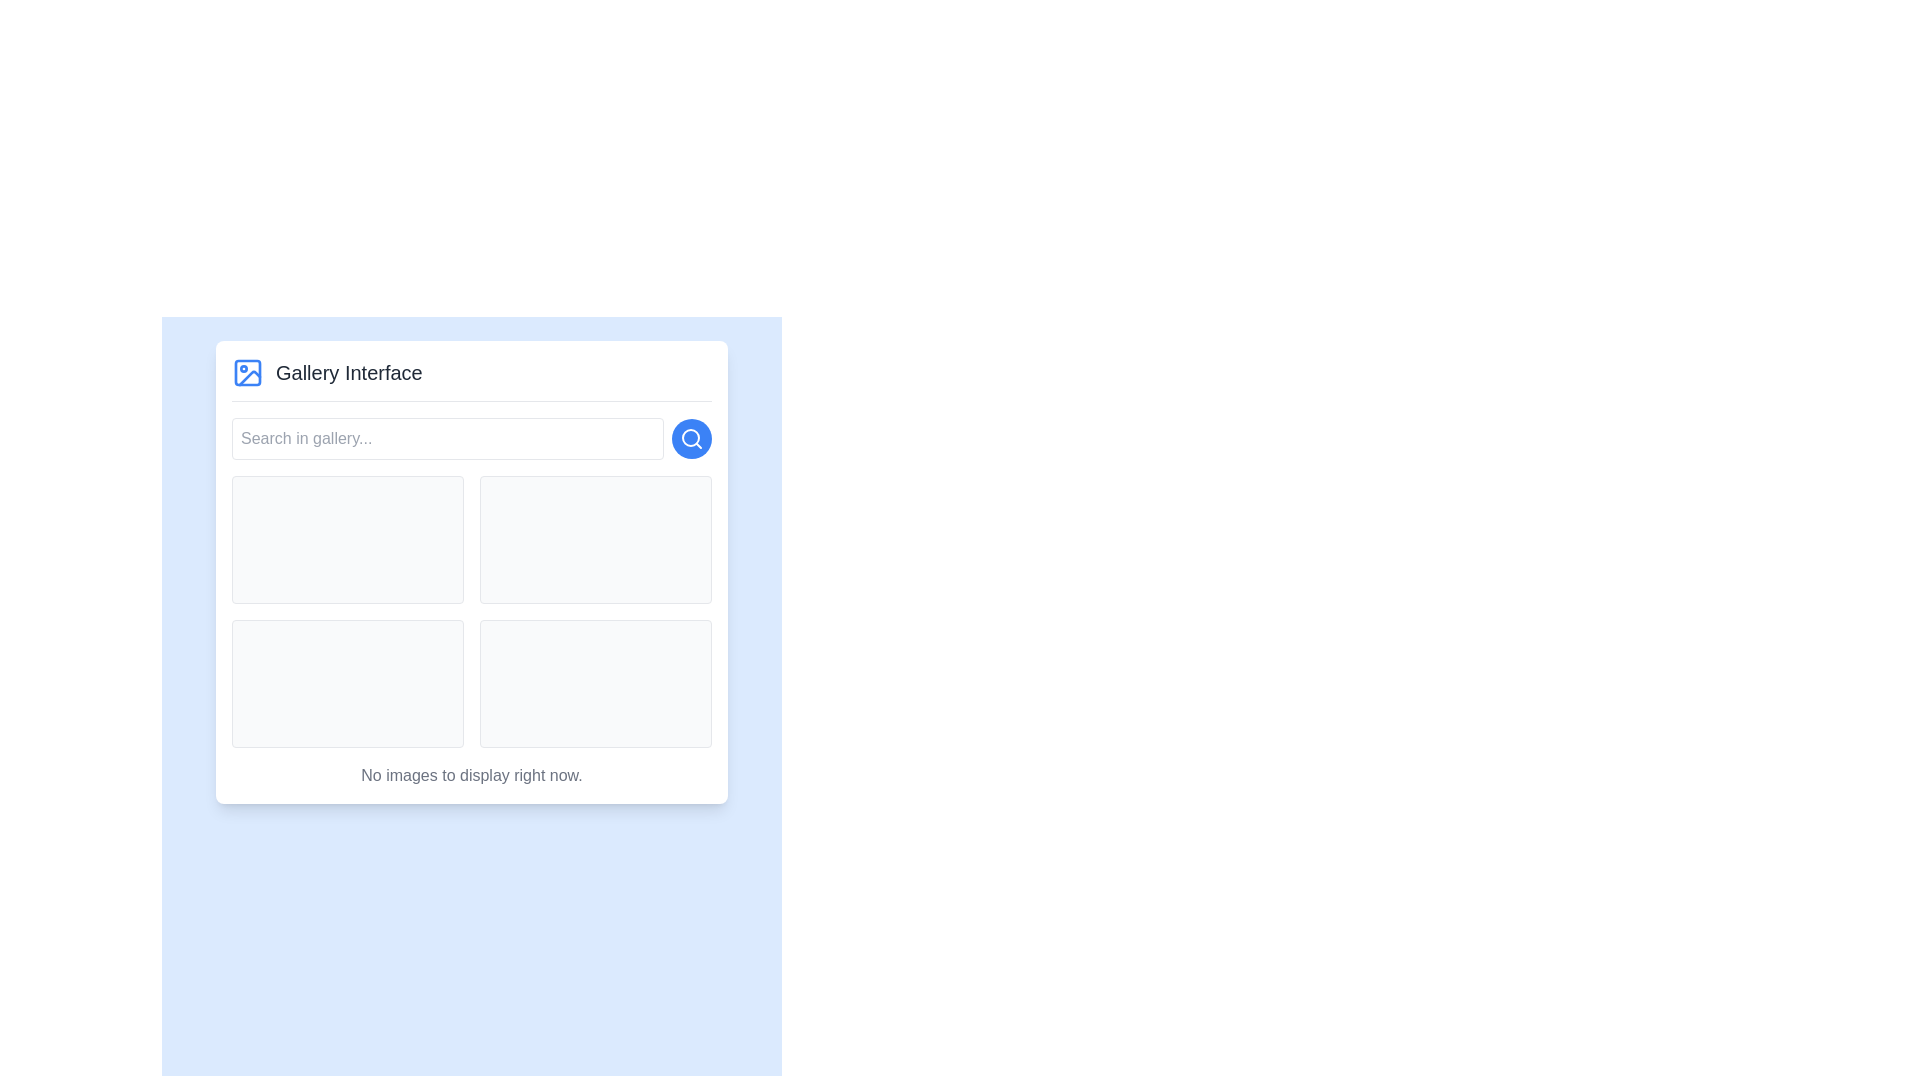  I want to click on the circular graphical element representing part of the search icon, located at the top left of the search icon in the gallery interface header bar, so click(691, 437).